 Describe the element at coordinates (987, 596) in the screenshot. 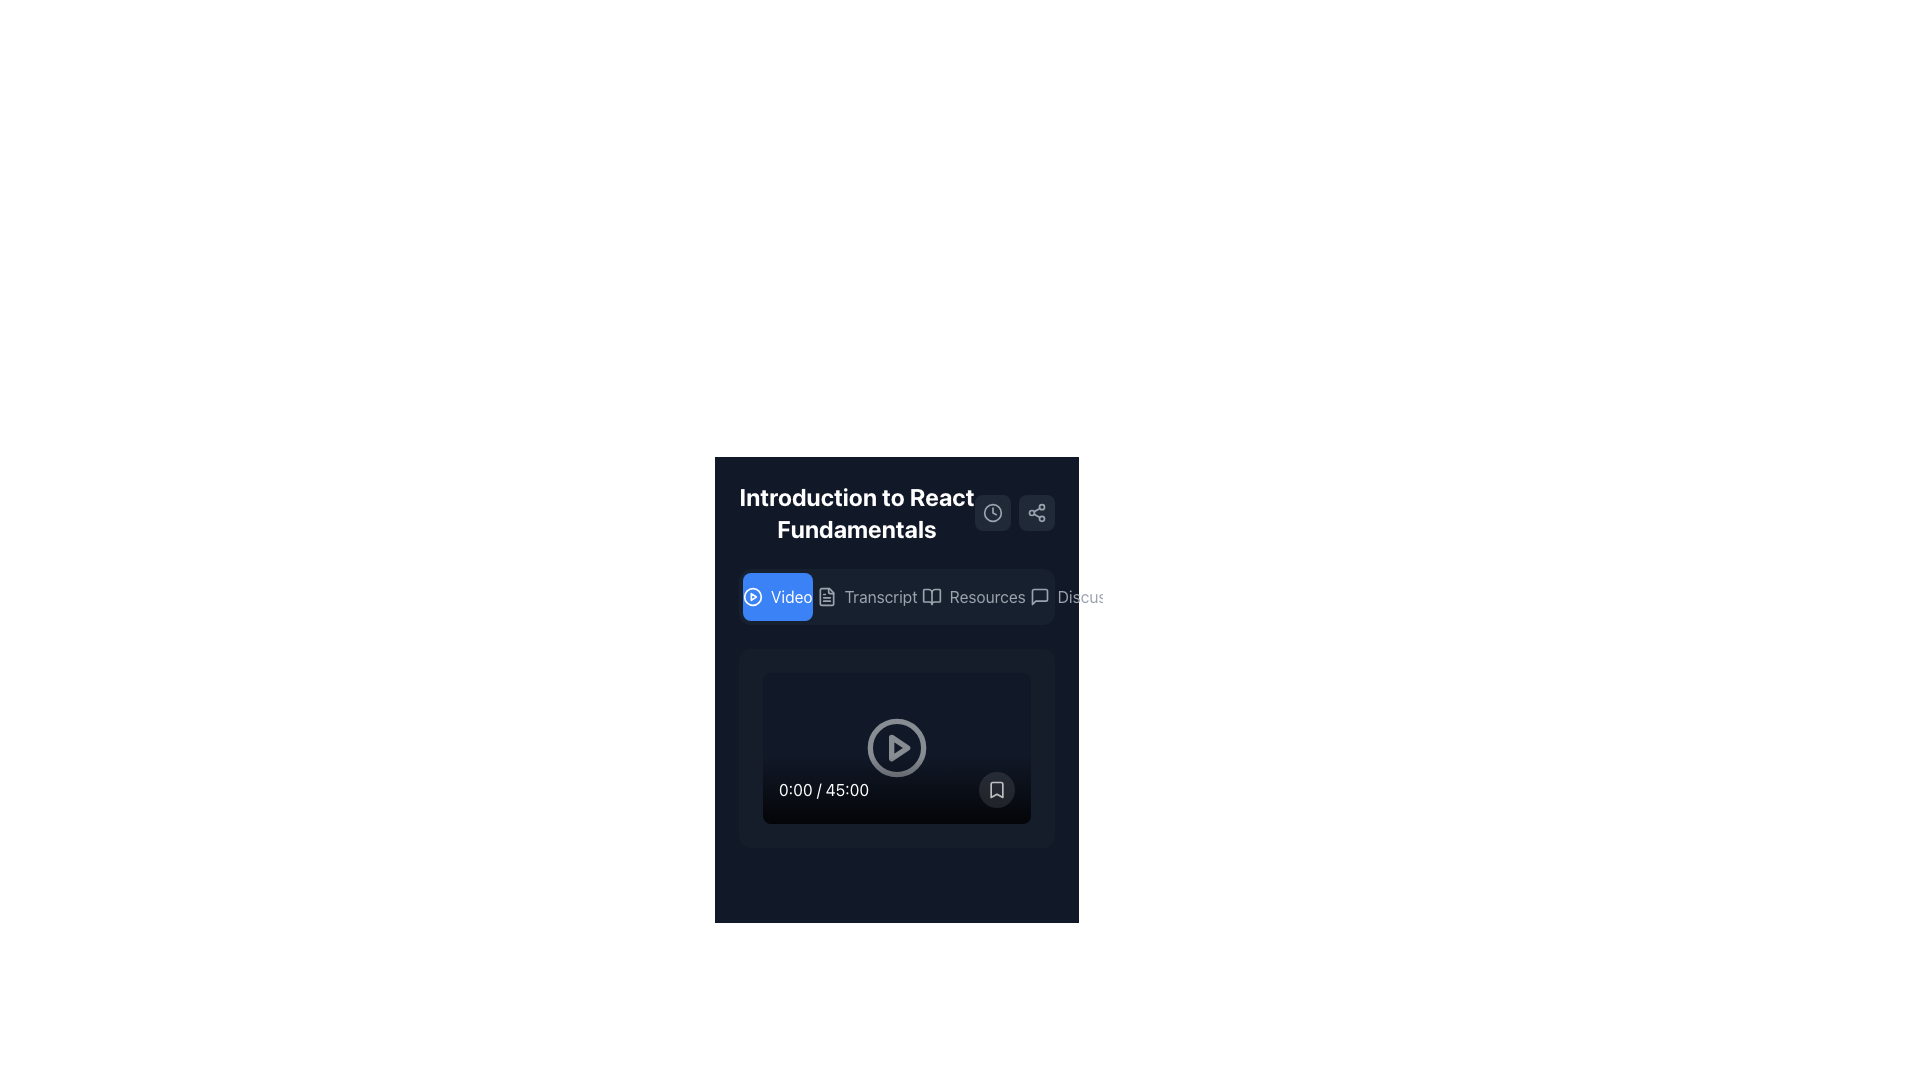

I see `the 'Resources' button in the middle-right area of the horizontal toolbar` at that location.